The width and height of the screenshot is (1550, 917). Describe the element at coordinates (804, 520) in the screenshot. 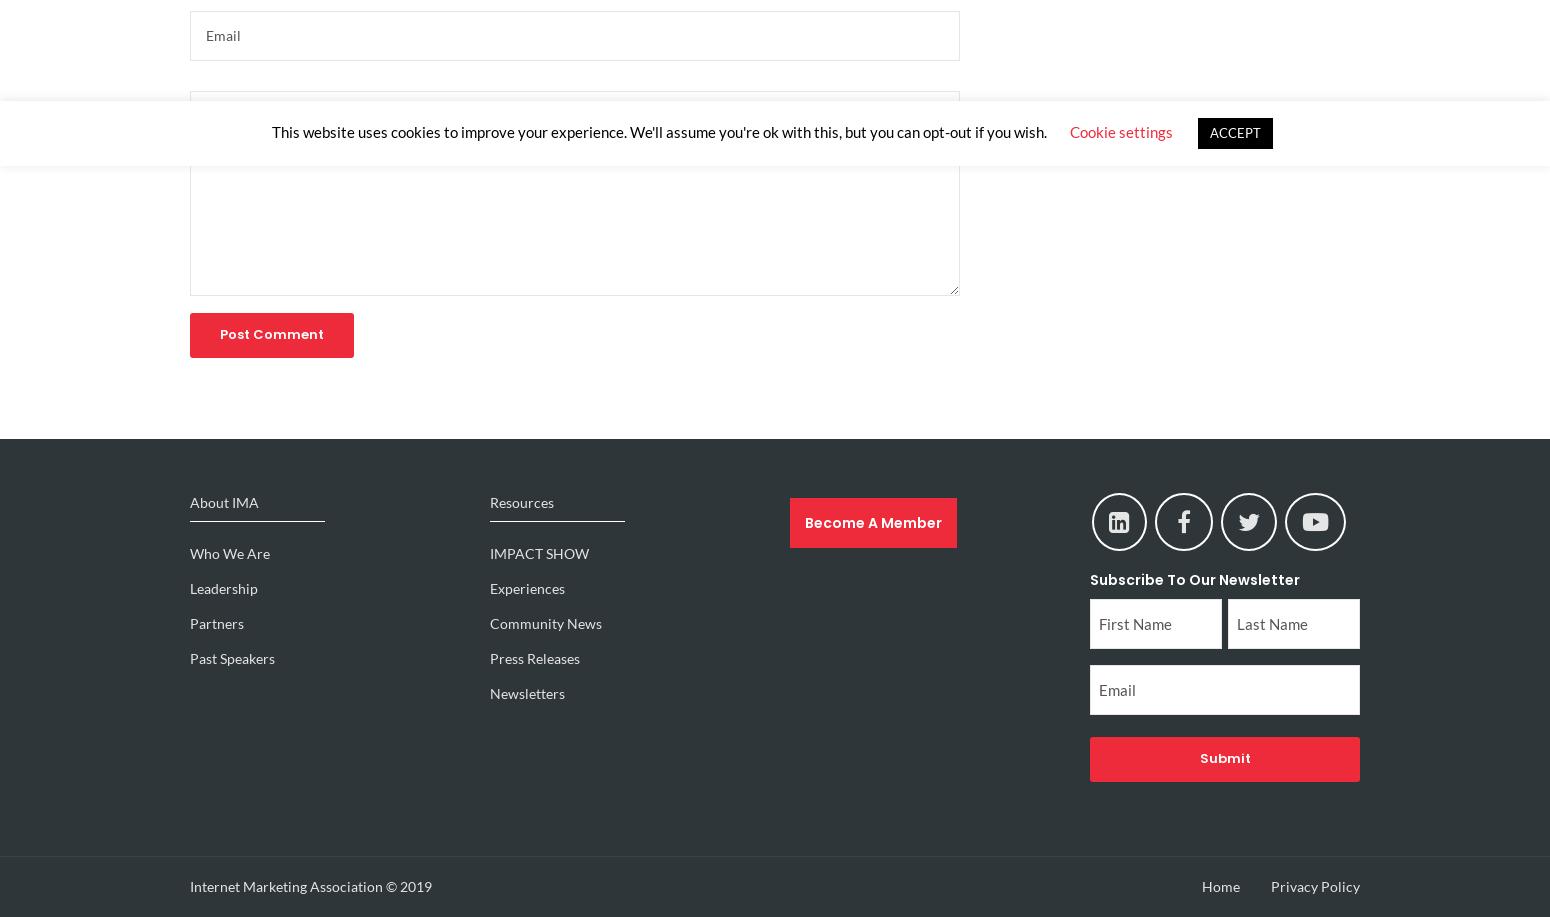

I see `'Become A Member'` at that location.